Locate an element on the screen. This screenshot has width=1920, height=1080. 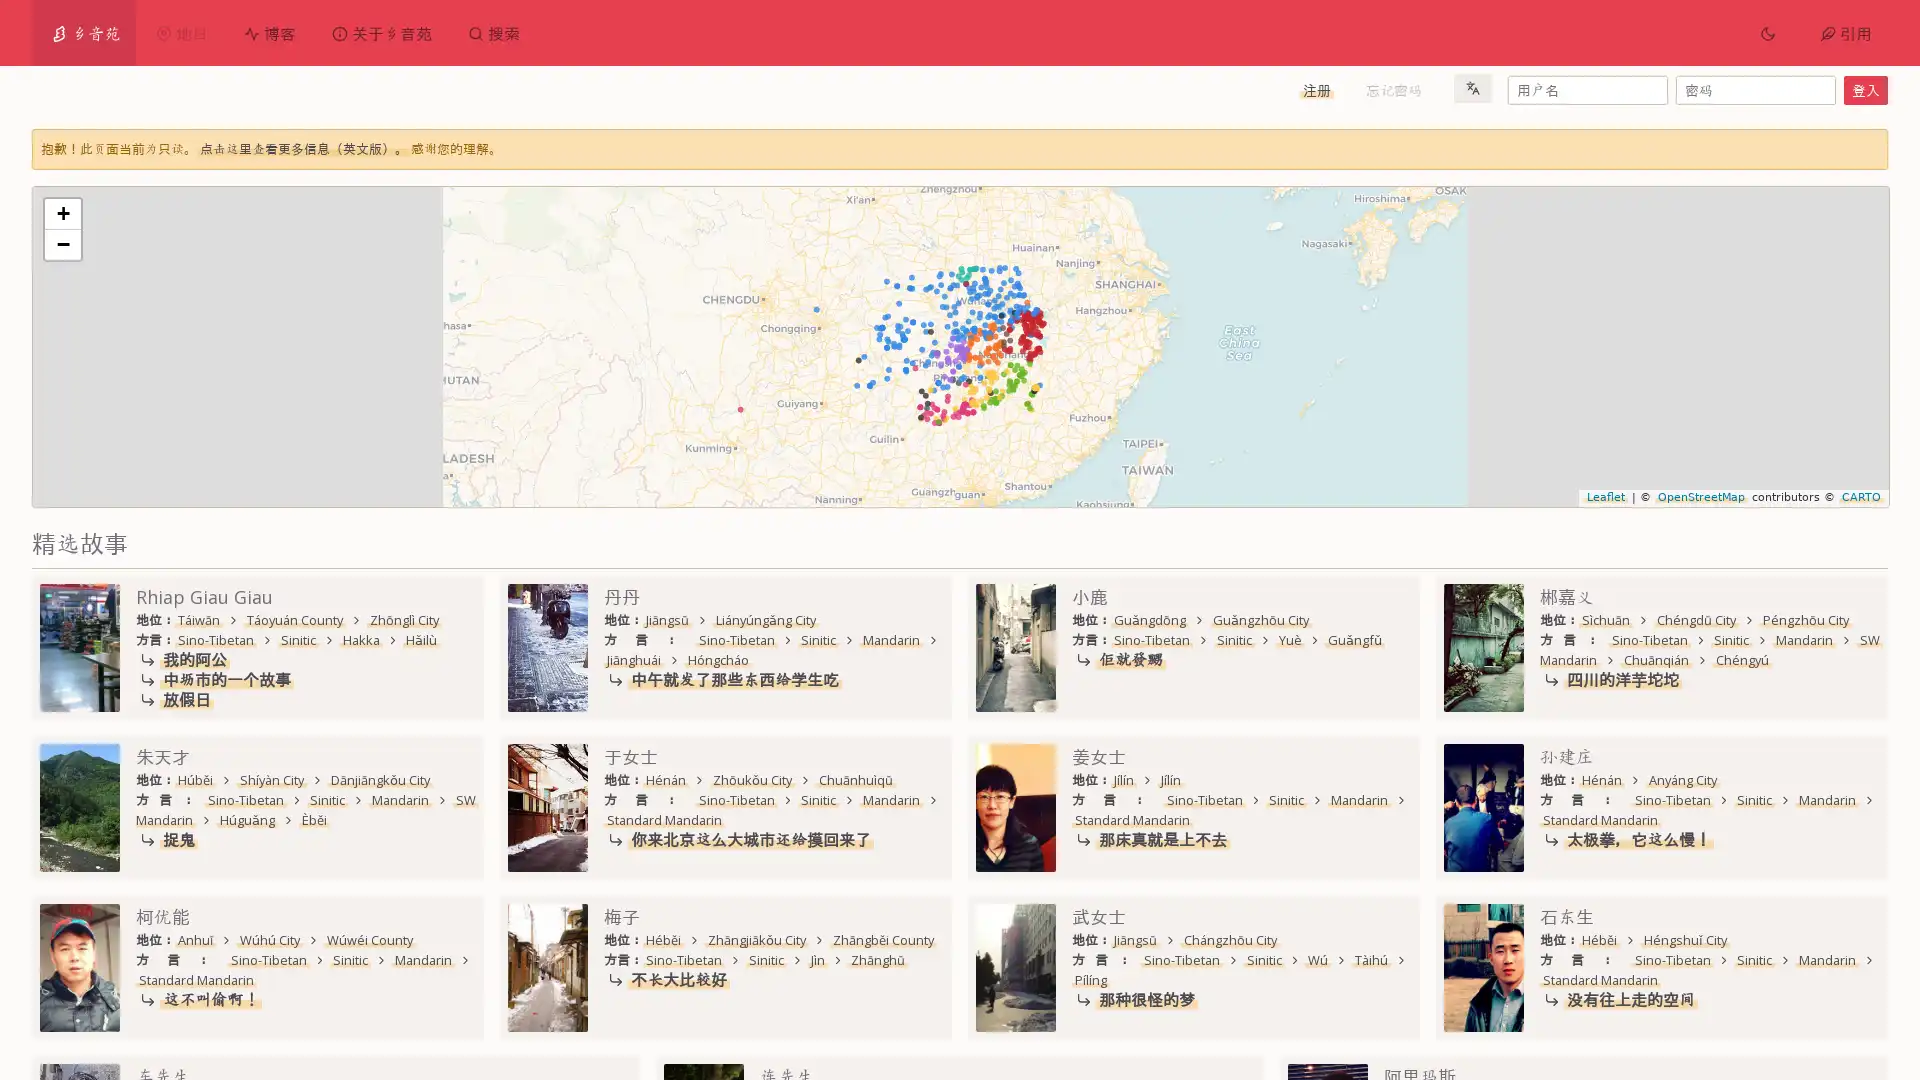
Zoom in is located at coordinates (62, 213).